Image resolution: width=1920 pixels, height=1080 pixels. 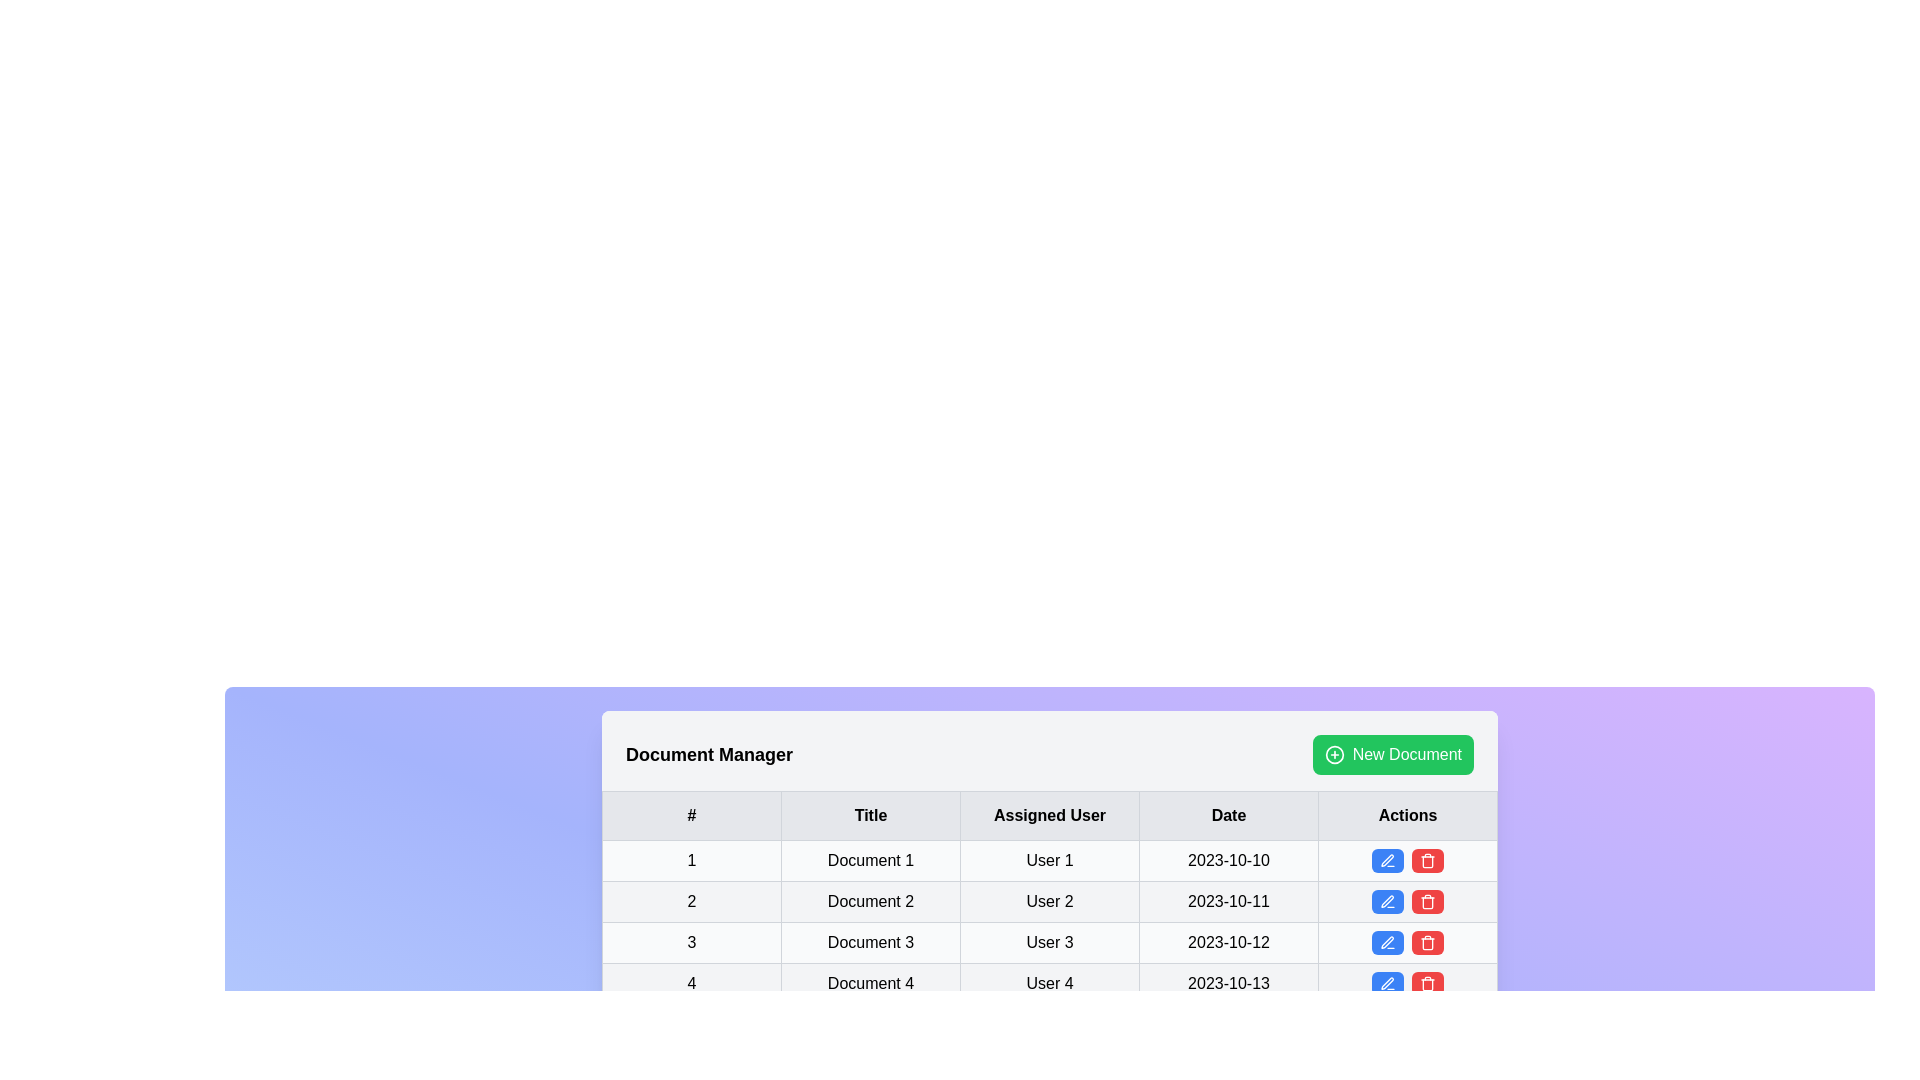 What do you see at coordinates (870, 816) in the screenshot?
I see `the table header cell containing the text 'Title' to sort the column` at bounding box center [870, 816].